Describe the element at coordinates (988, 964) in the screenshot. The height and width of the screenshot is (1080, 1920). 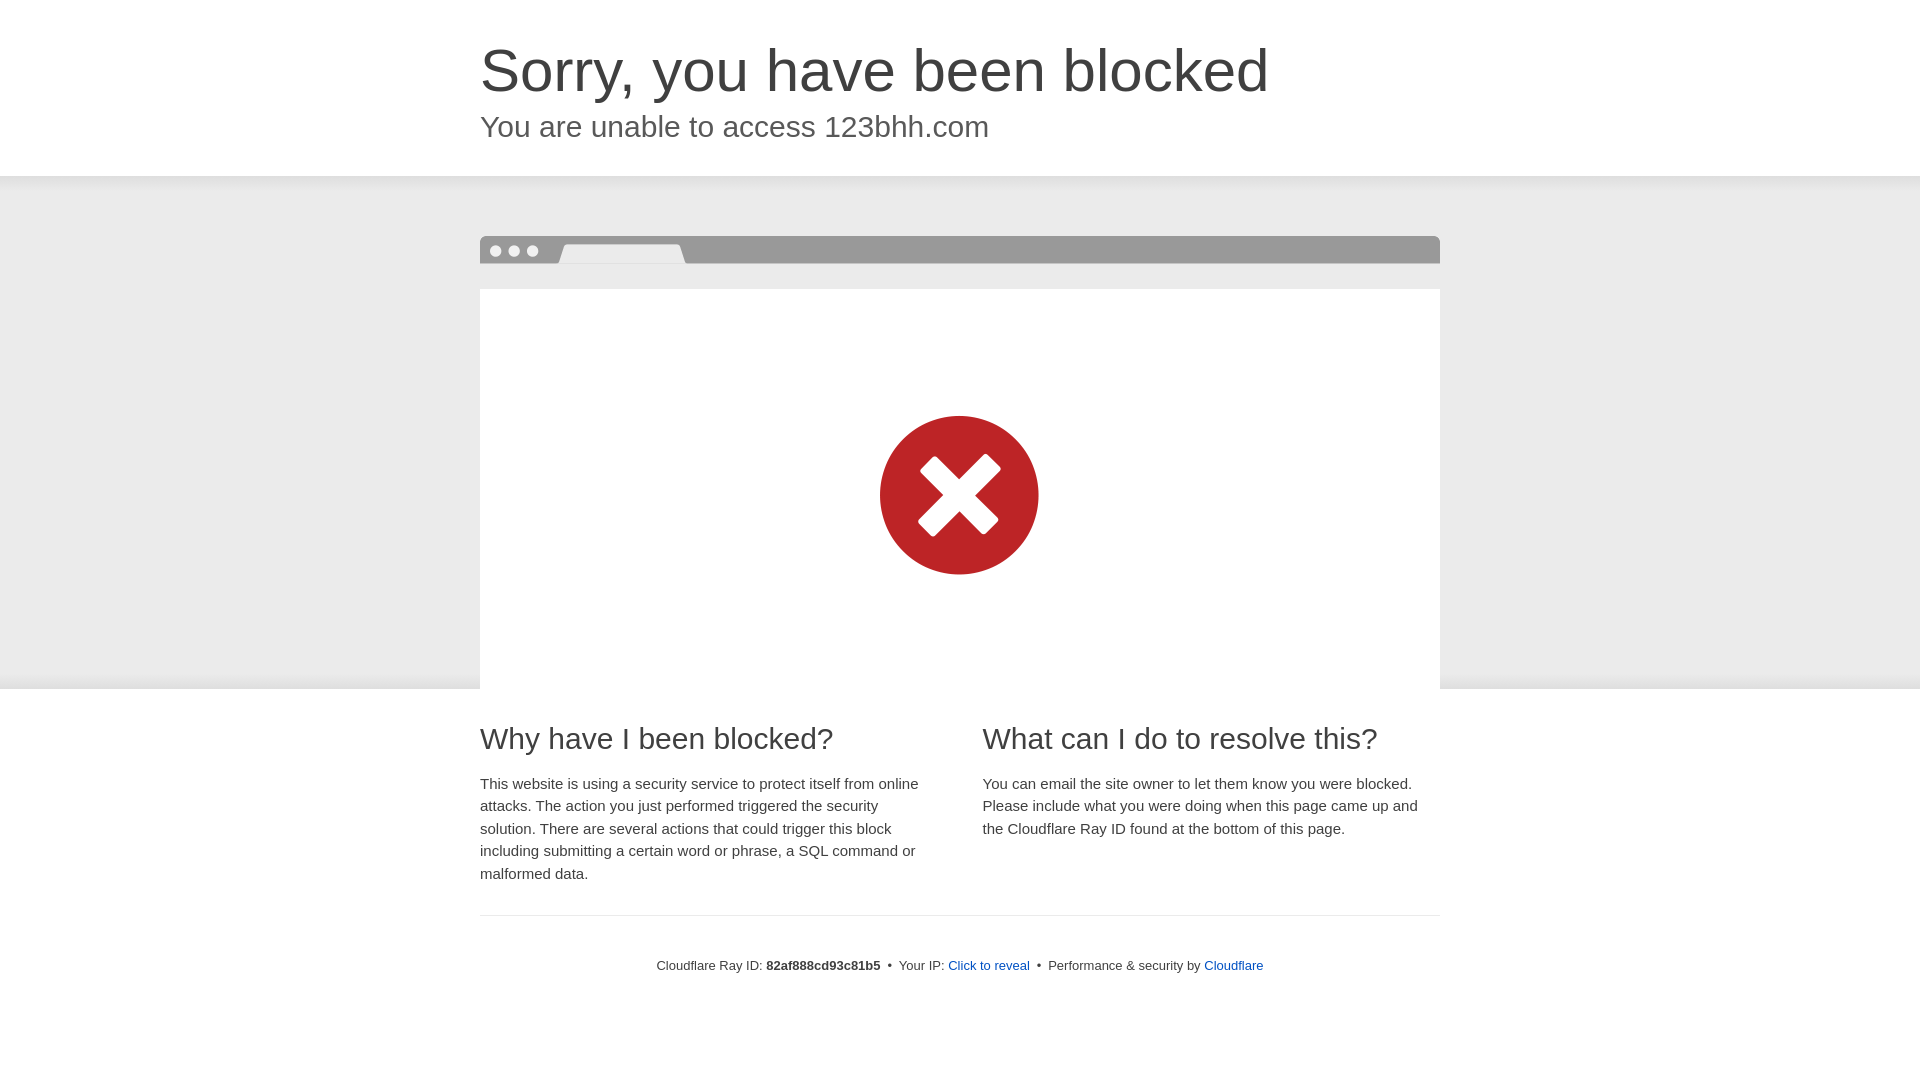
I see `'Click to reveal'` at that location.